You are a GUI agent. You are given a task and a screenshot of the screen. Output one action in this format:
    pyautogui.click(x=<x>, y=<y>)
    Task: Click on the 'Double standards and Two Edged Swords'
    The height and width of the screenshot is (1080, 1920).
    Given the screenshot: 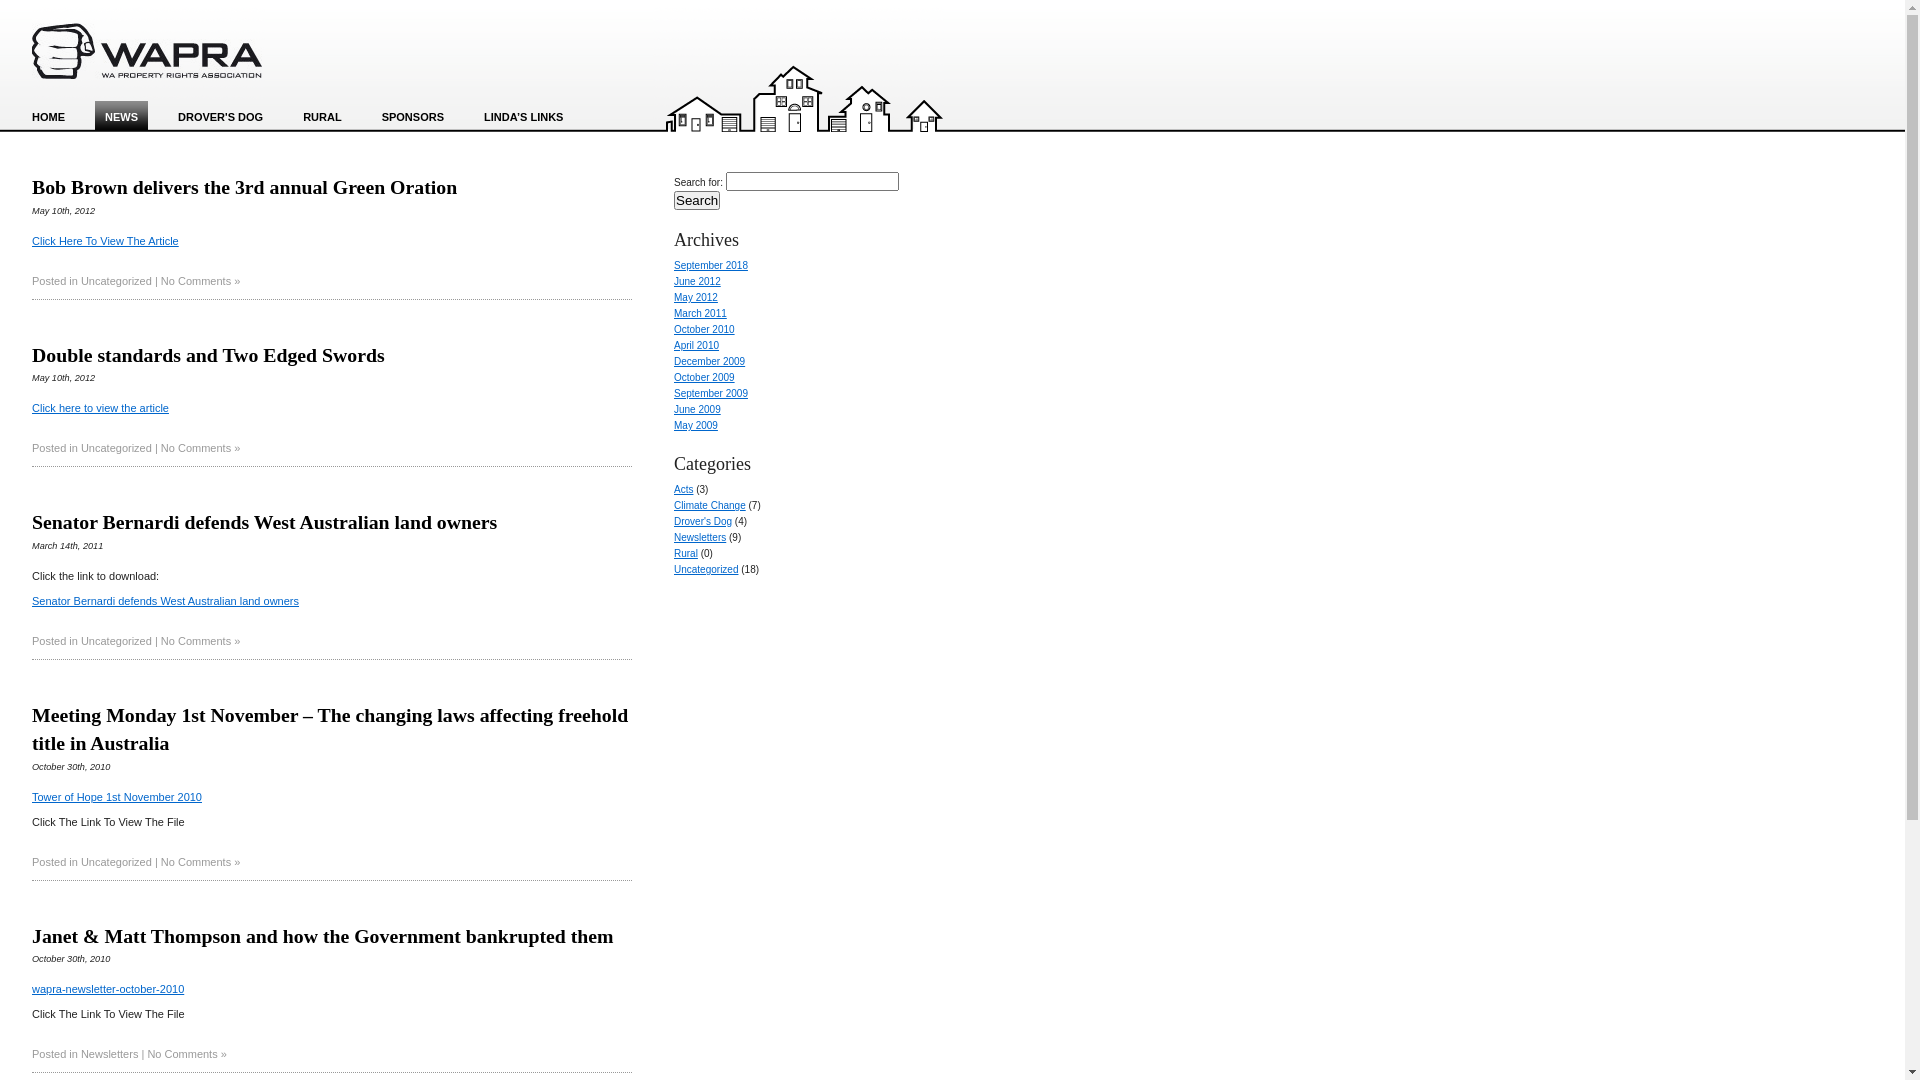 What is the action you would take?
    pyautogui.click(x=208, y=353)
    